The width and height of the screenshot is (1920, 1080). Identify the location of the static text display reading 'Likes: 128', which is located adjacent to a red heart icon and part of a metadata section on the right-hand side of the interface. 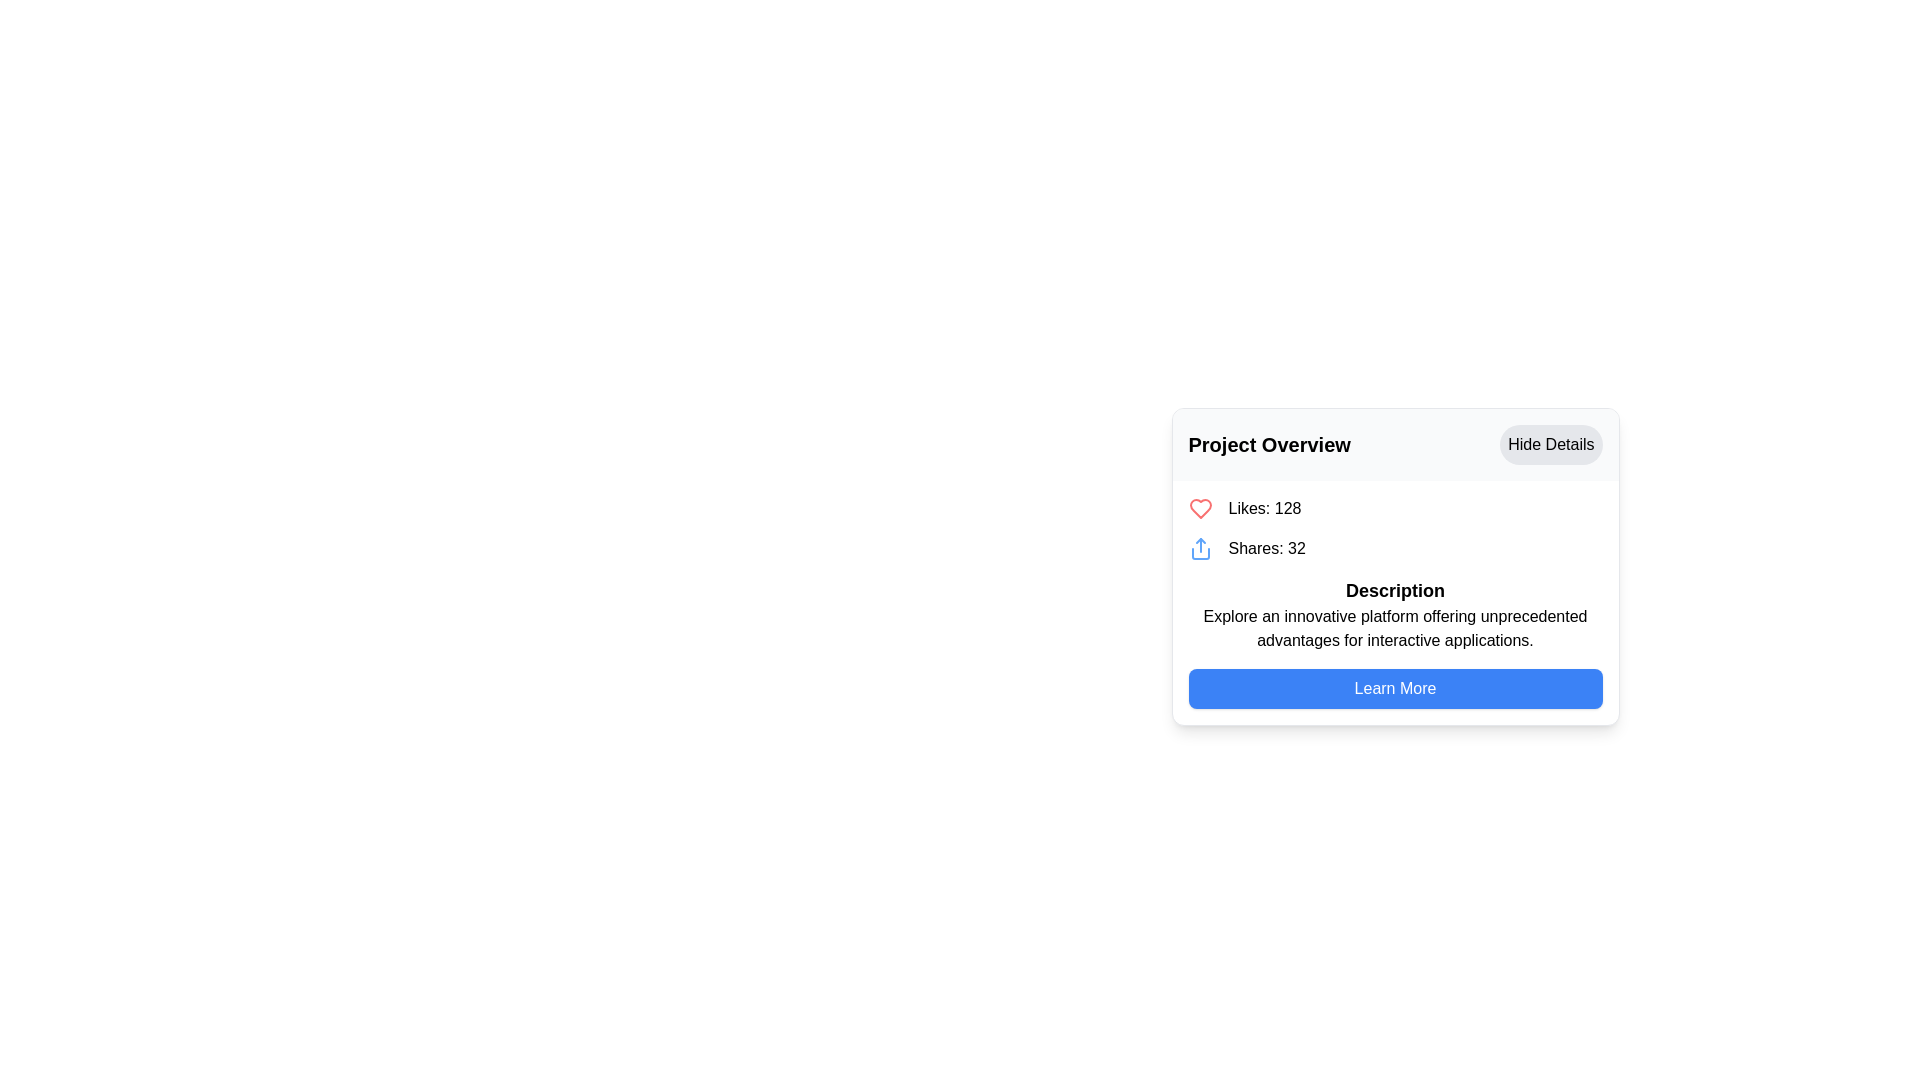
(1263, 508).